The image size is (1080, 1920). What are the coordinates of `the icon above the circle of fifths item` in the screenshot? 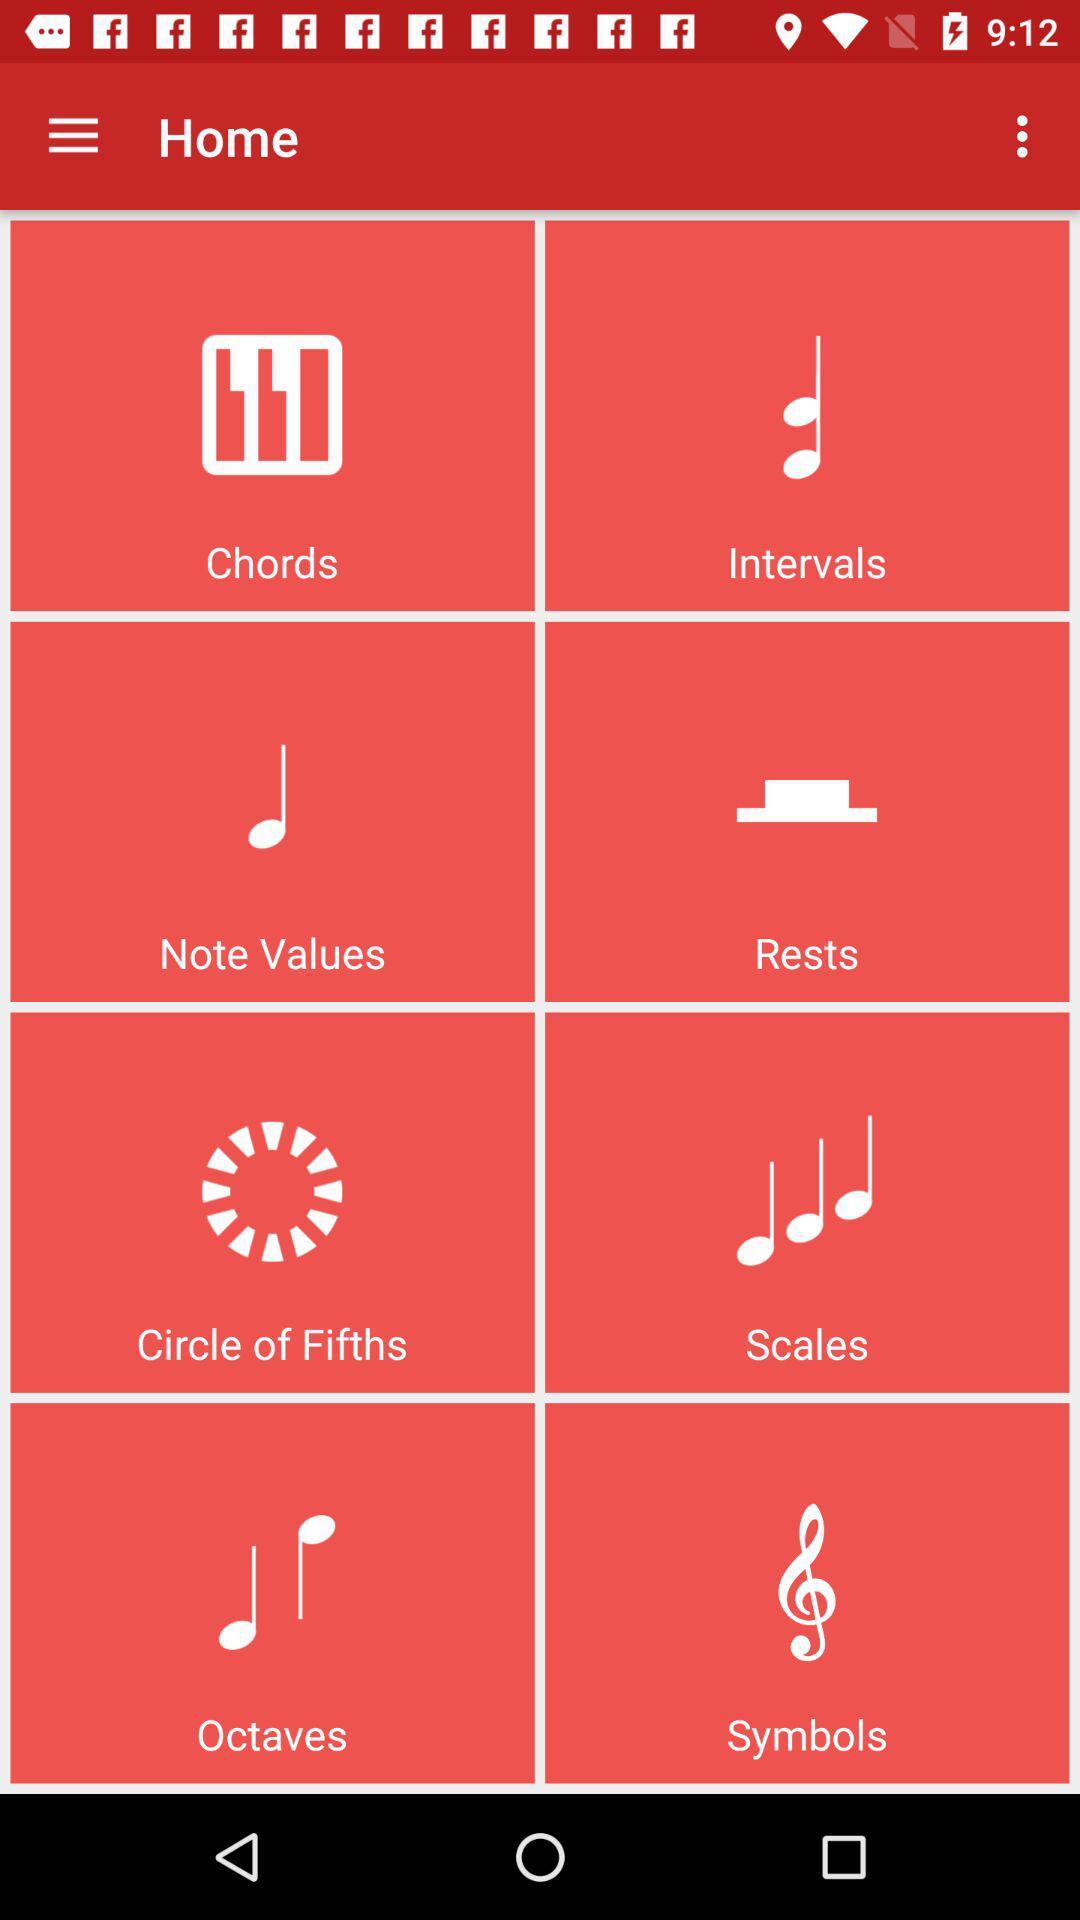 It's located at (72, 135).